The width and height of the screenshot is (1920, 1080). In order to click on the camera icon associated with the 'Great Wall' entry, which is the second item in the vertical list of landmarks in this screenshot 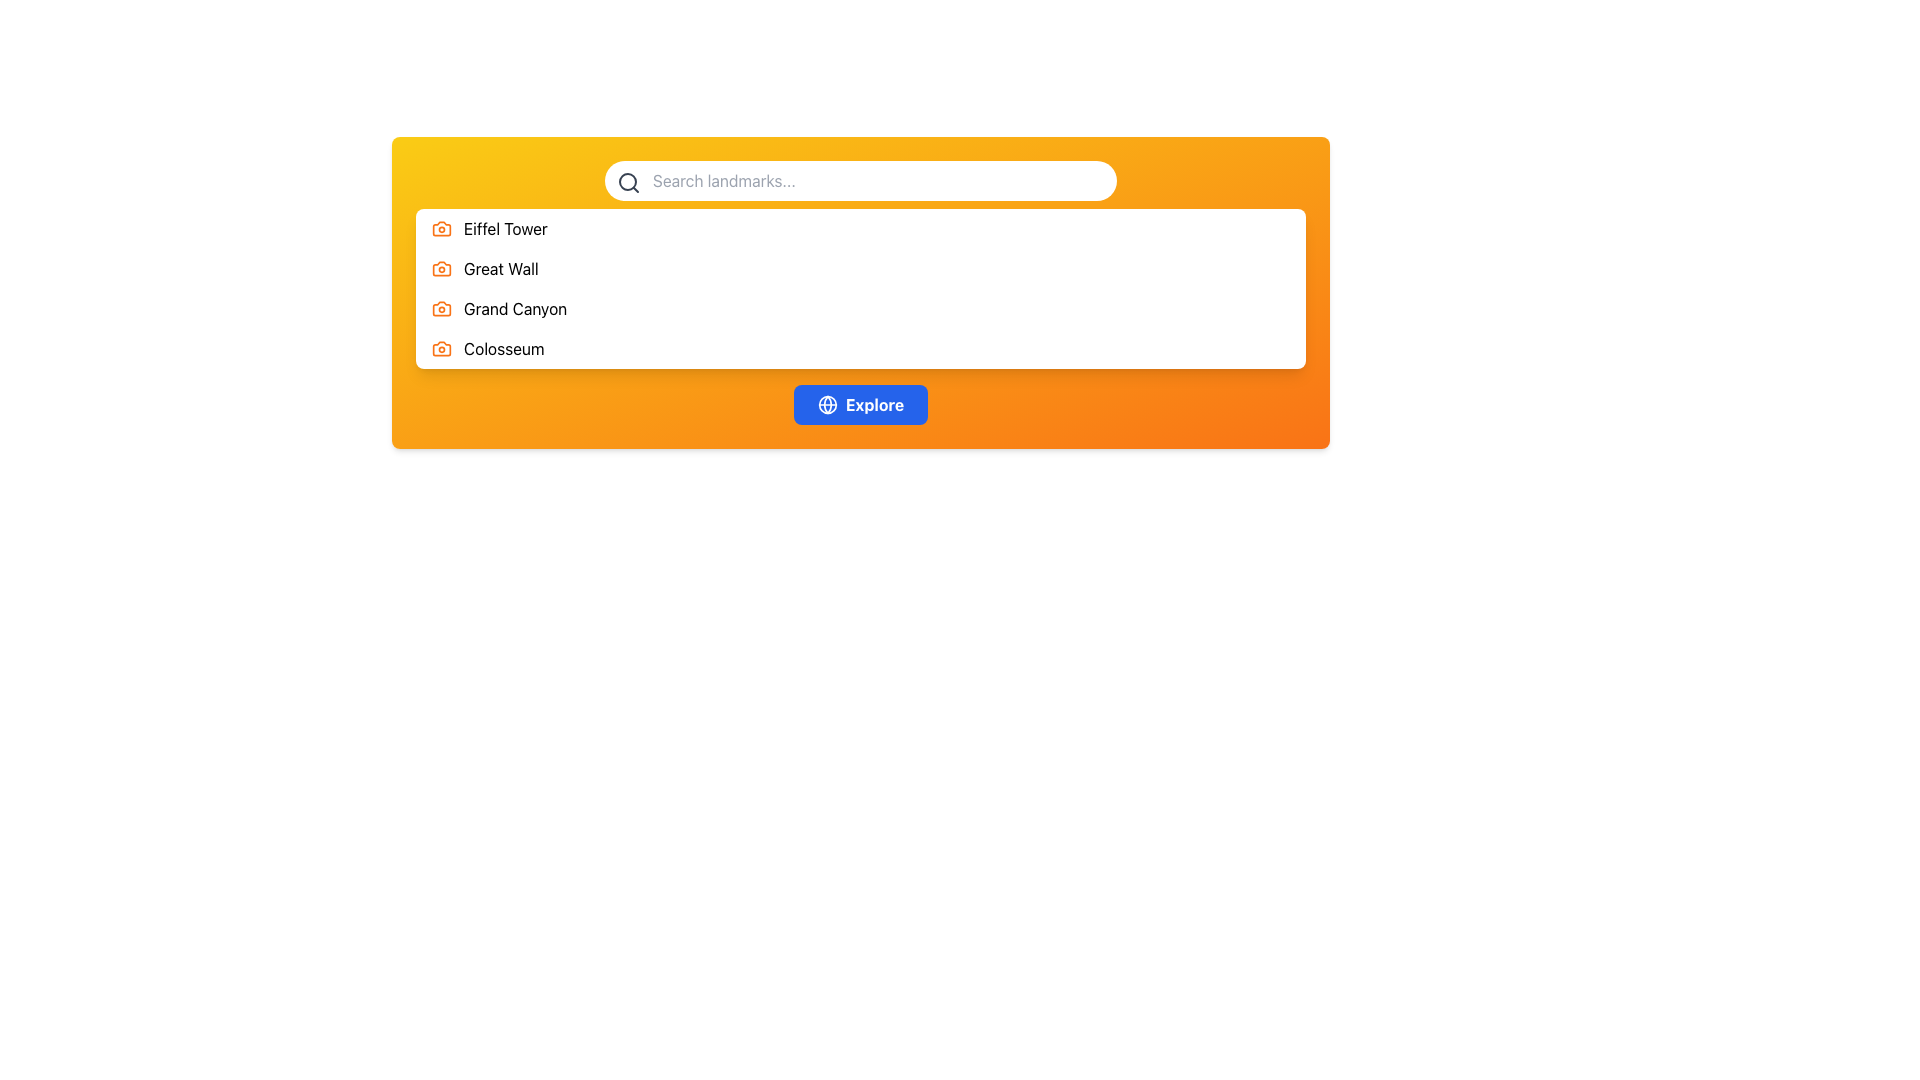, I will do `click(440, 268)`.